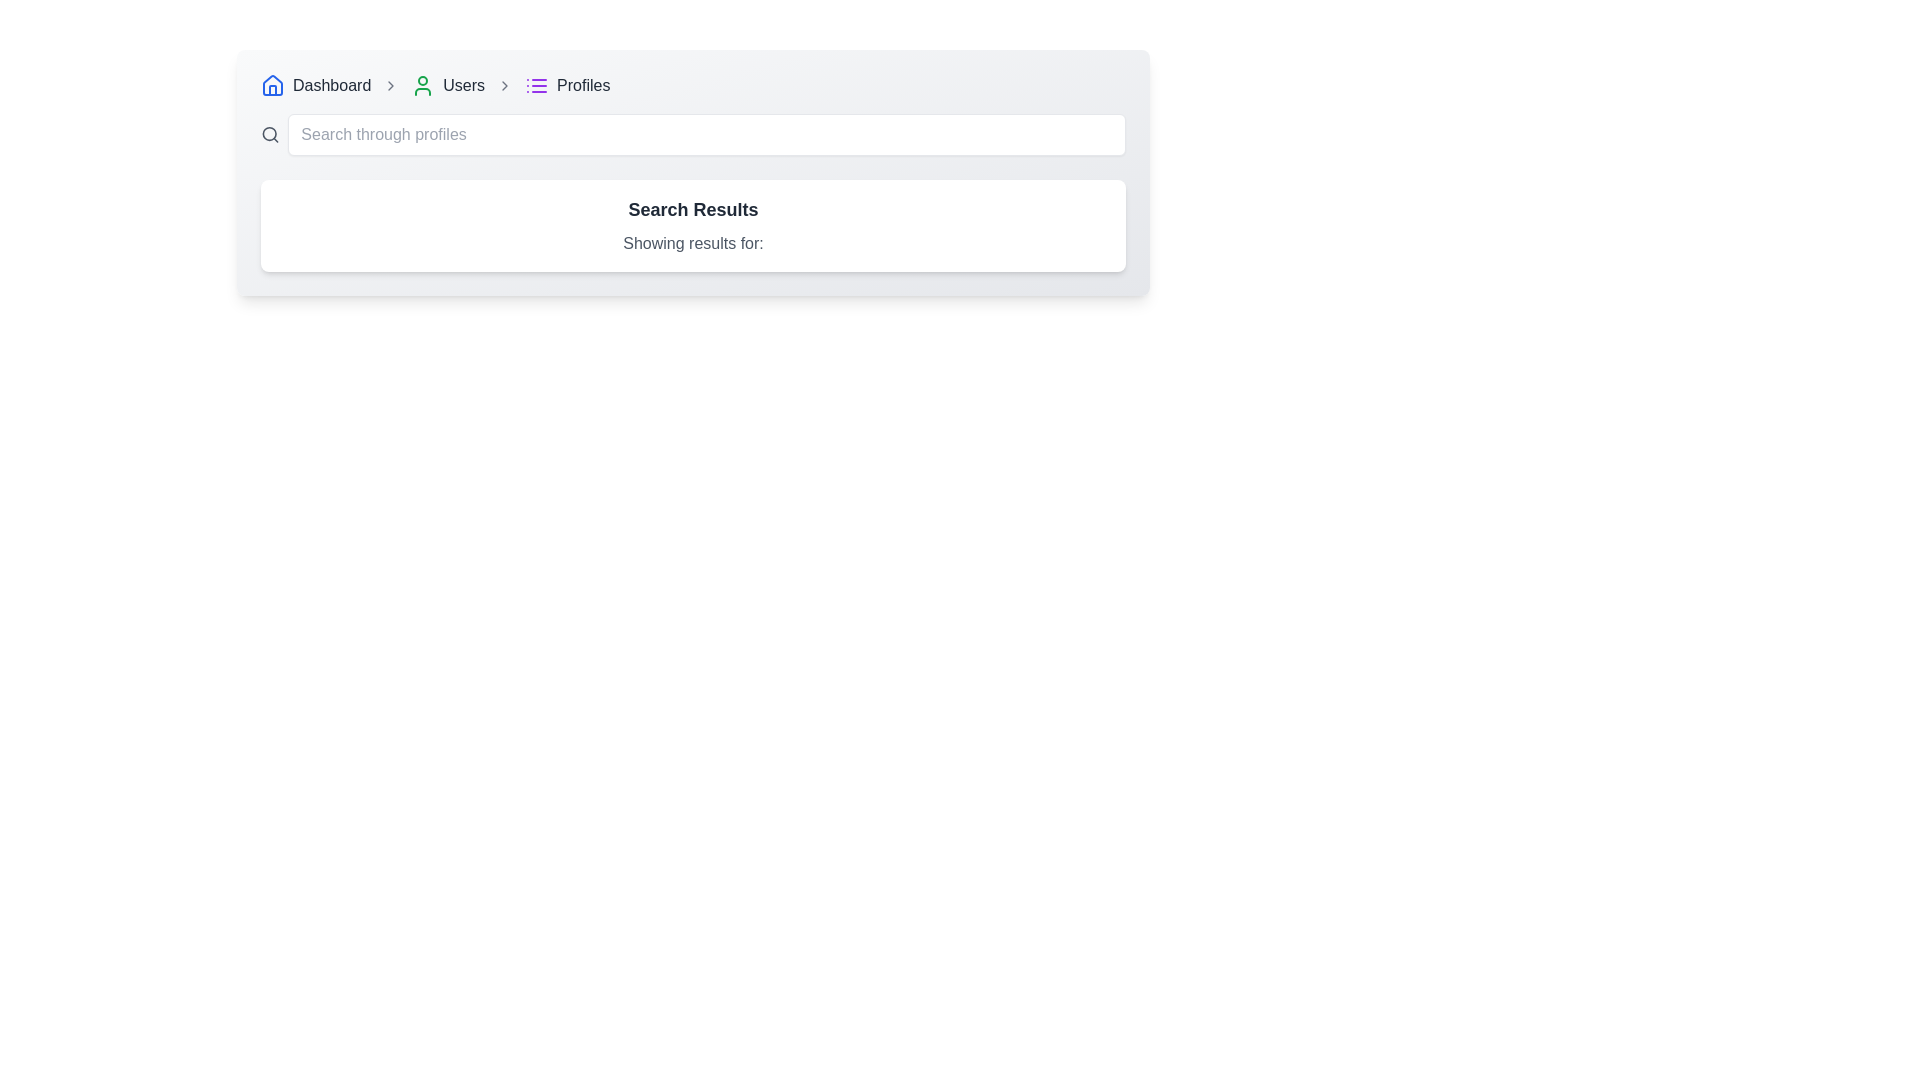 This screenshot has height=1080, width=1920. Describe the element at coordinates (315, 84) in the screenshot. I see `the Breadcrumb navigation link that serves as a navigational link to the 'Dashboard' section, located at the left end of the breadcrumb trail navigation bar` at that location.